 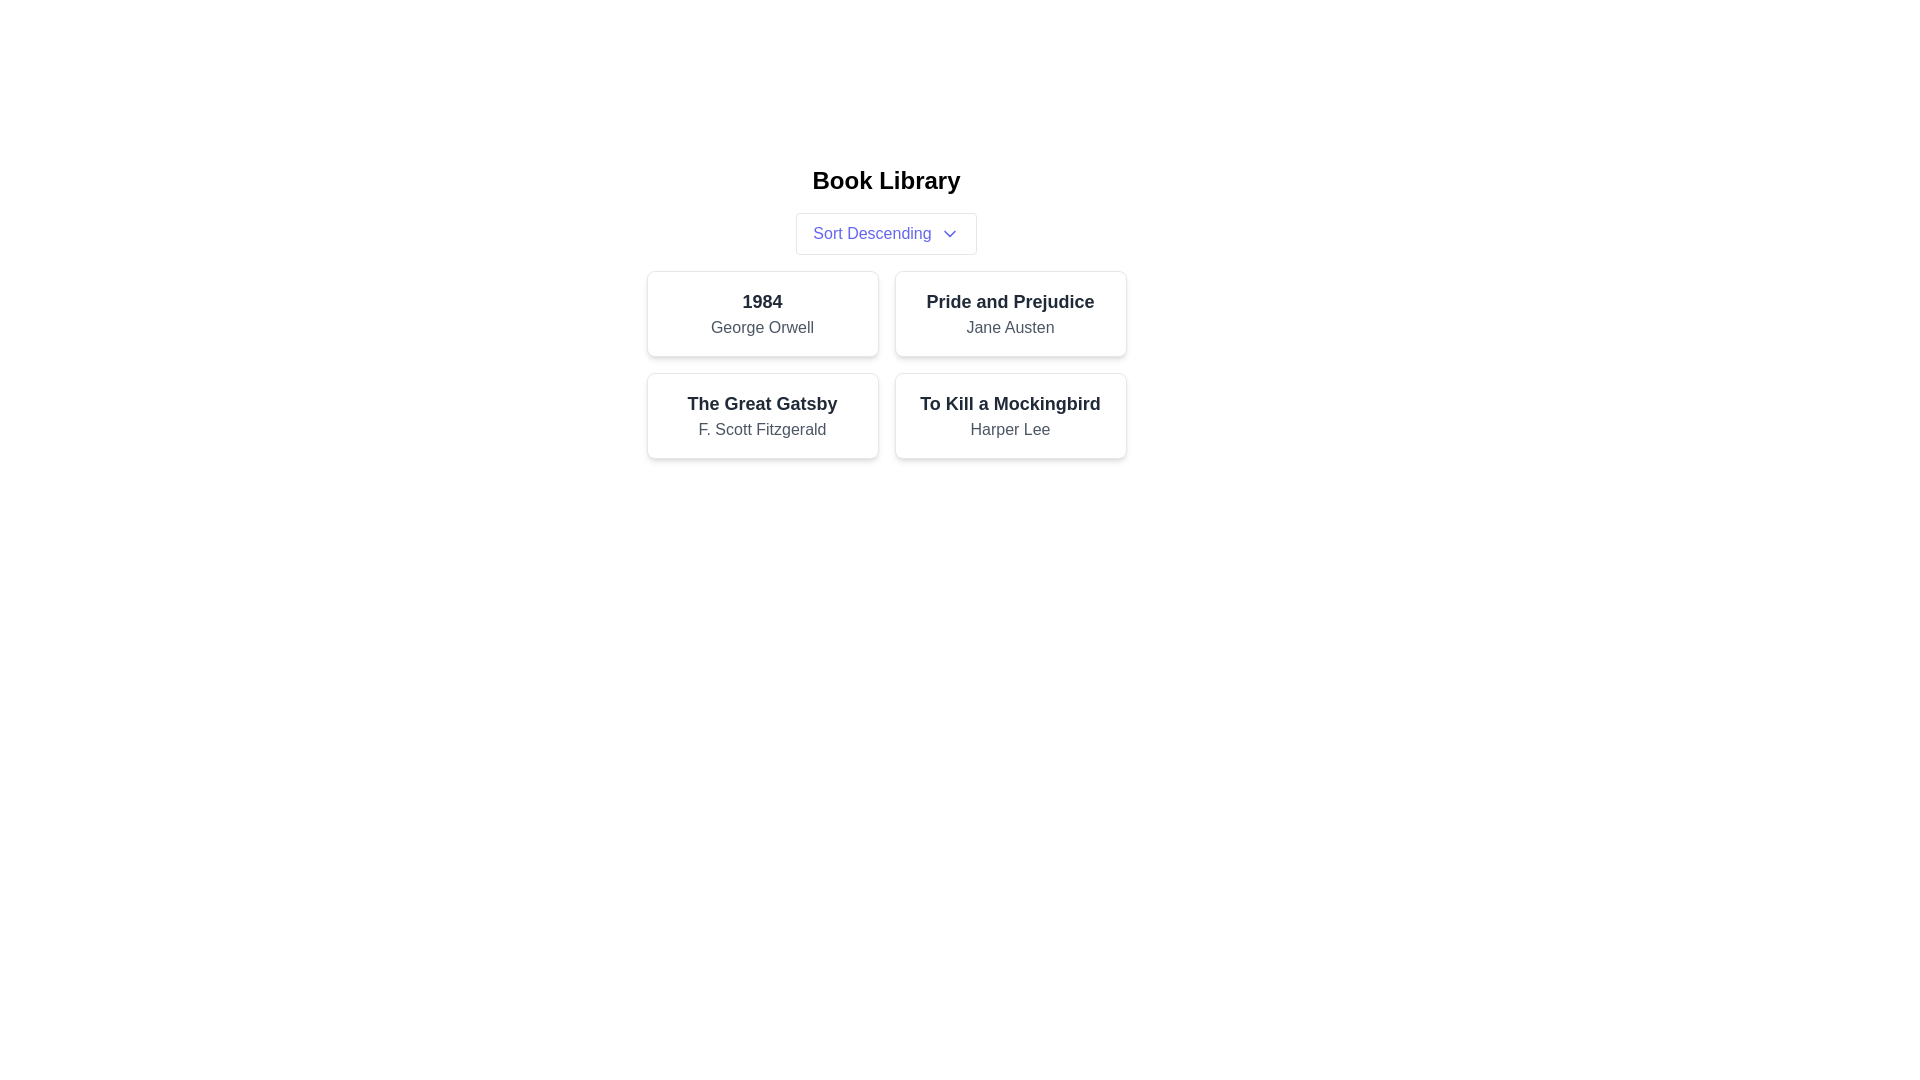 What do you see at coordinates (1010, 313) in the screenshot?
I see `the display card for the book 'Pride and Prejudice', which is the second card in the first row of a grid layout` at bounding box center [1010, 313].